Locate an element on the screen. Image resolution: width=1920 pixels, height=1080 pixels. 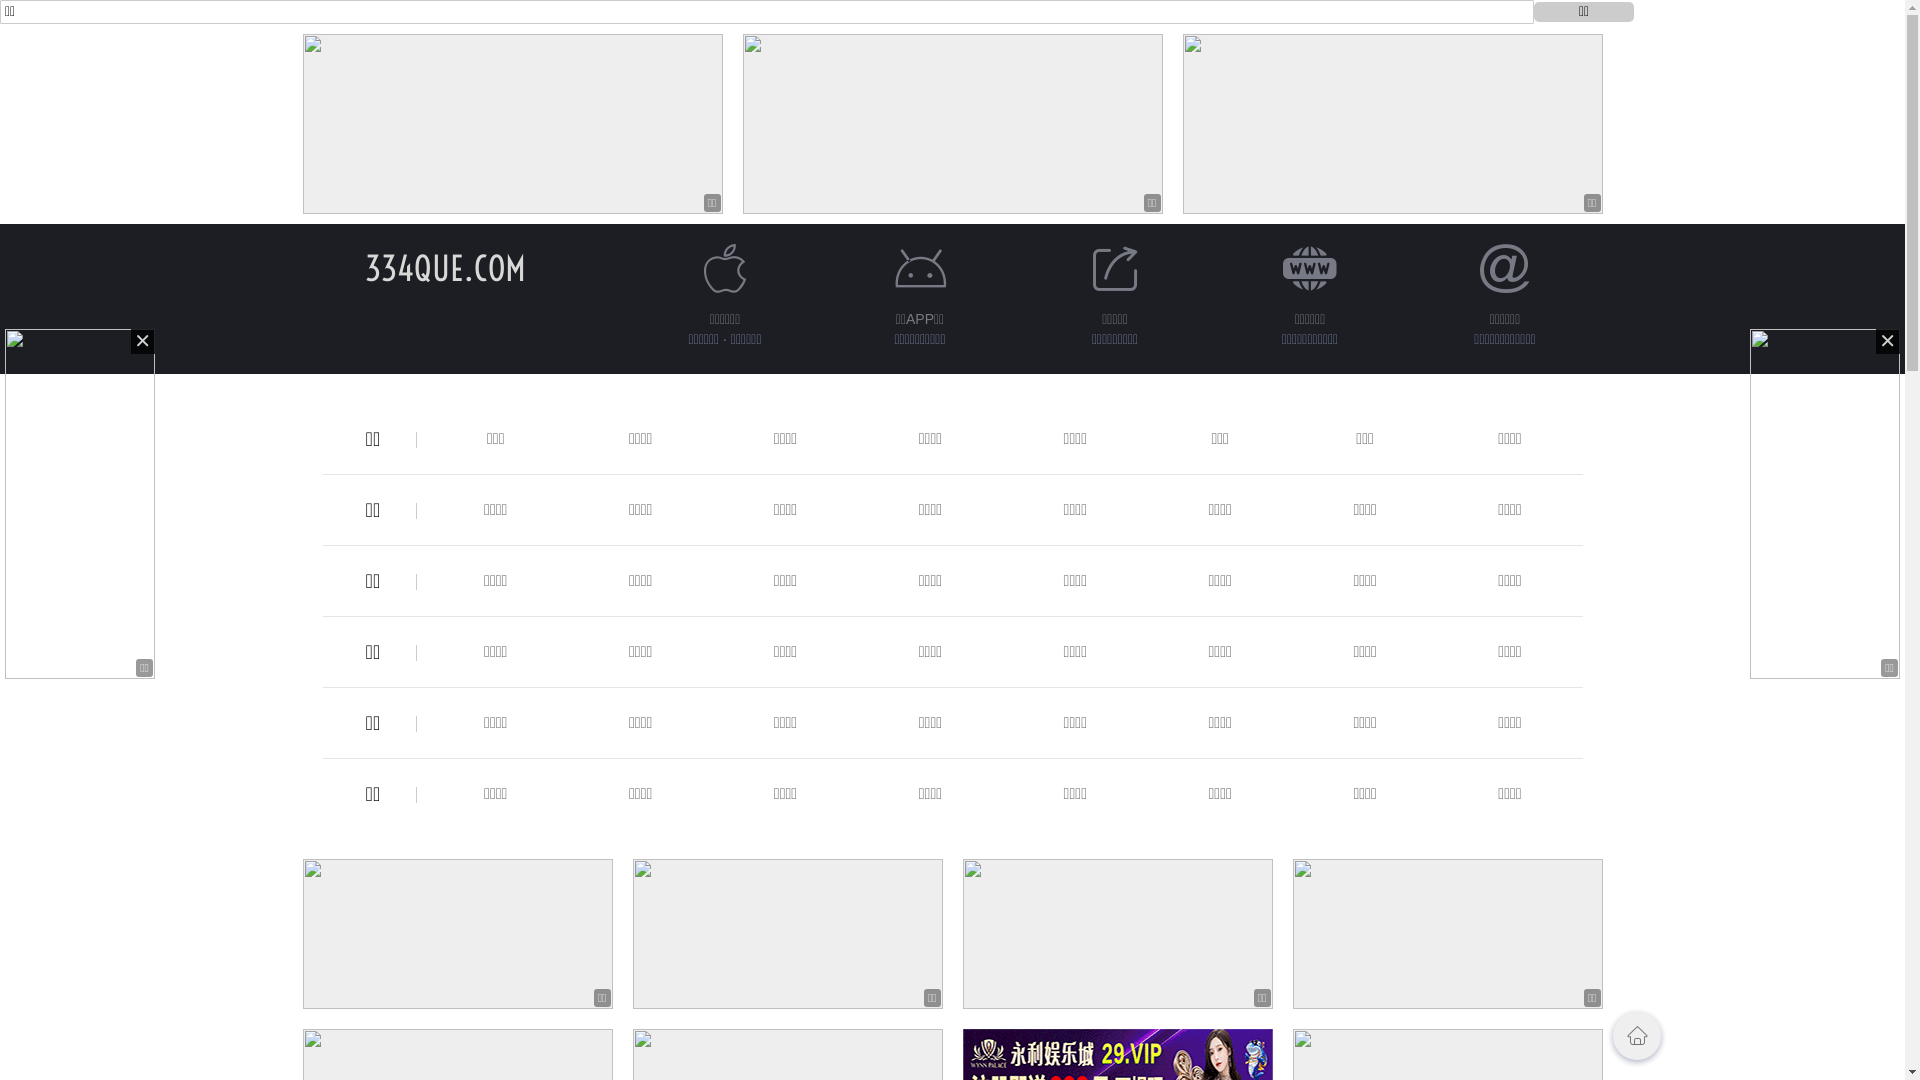
'334QUE.COM' is located at coordinates (444, 267).